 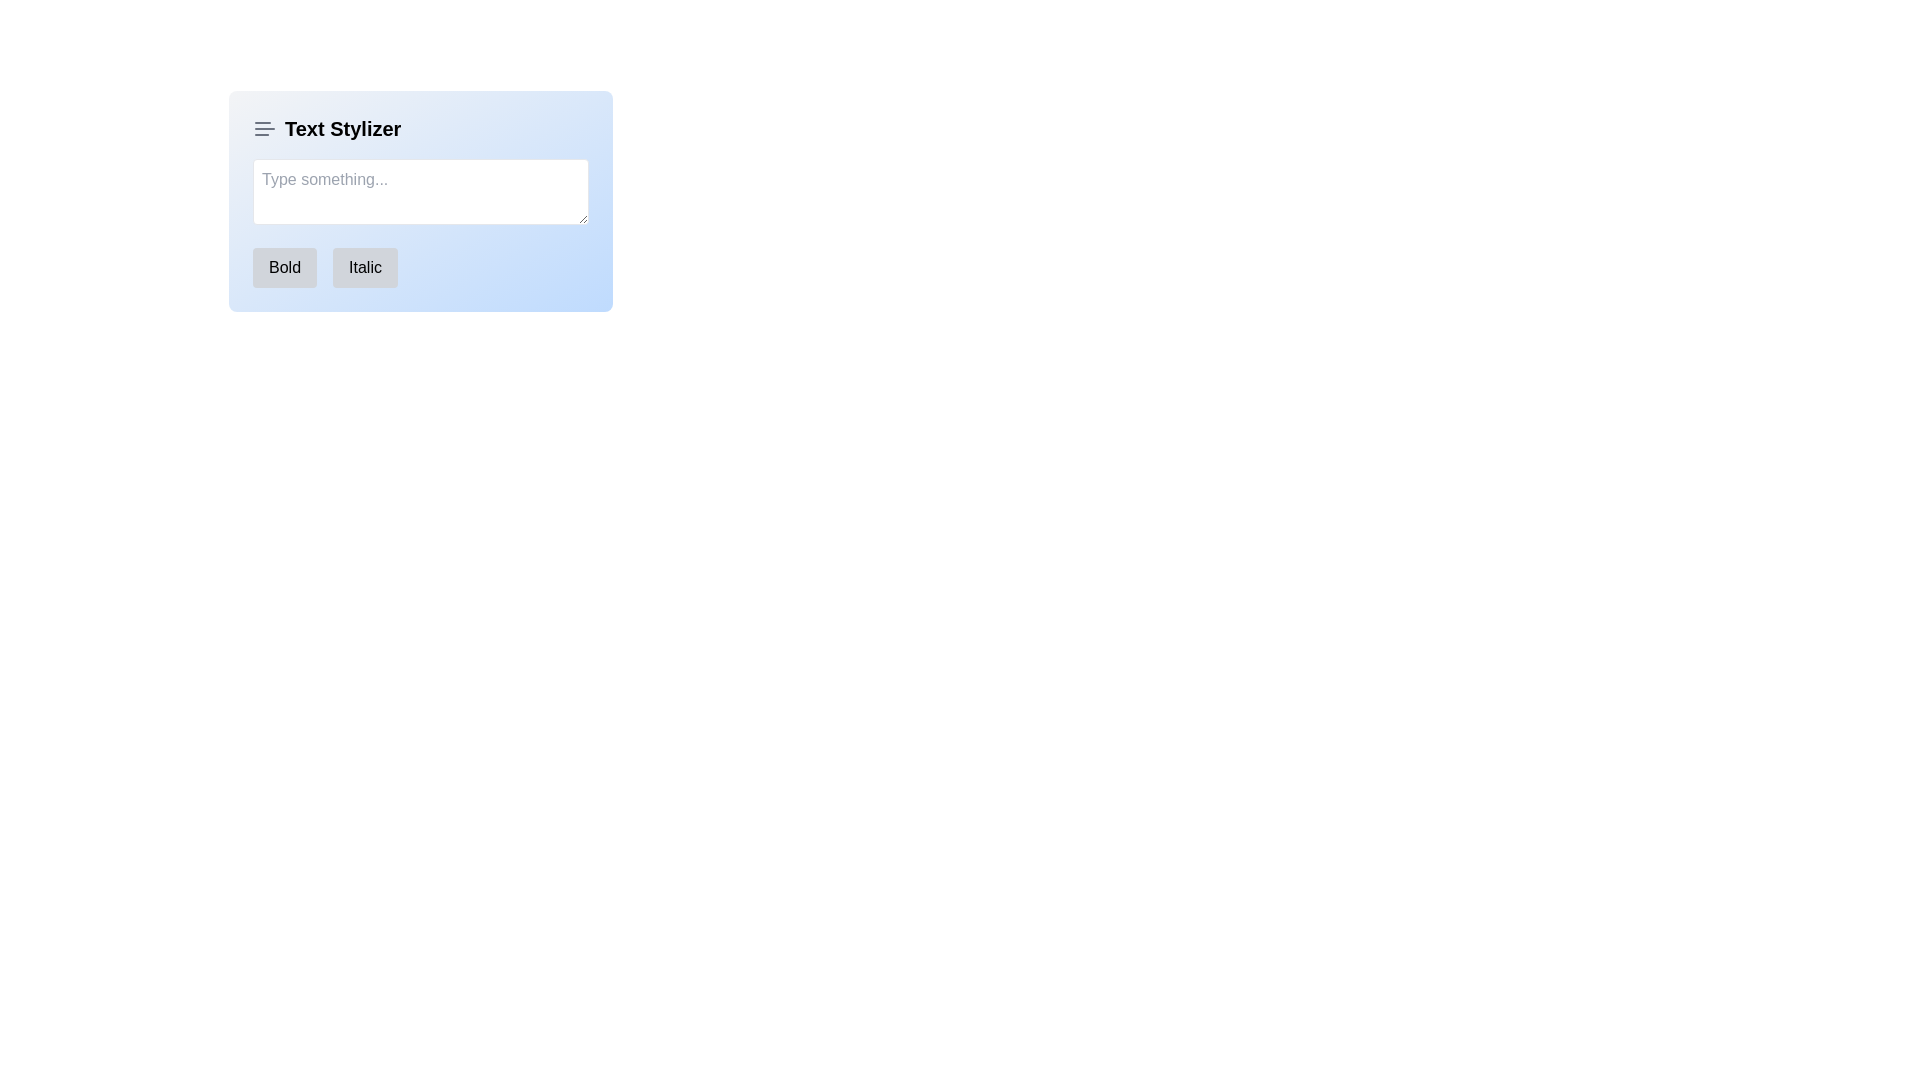 What do you see at coordinates (263, 128) in the screenshot?
I see `the text formatting icon located on the top-left side of the 'Text Stylizer' section, positioned directly to the left of the text label` at bounding box center [263, 128].